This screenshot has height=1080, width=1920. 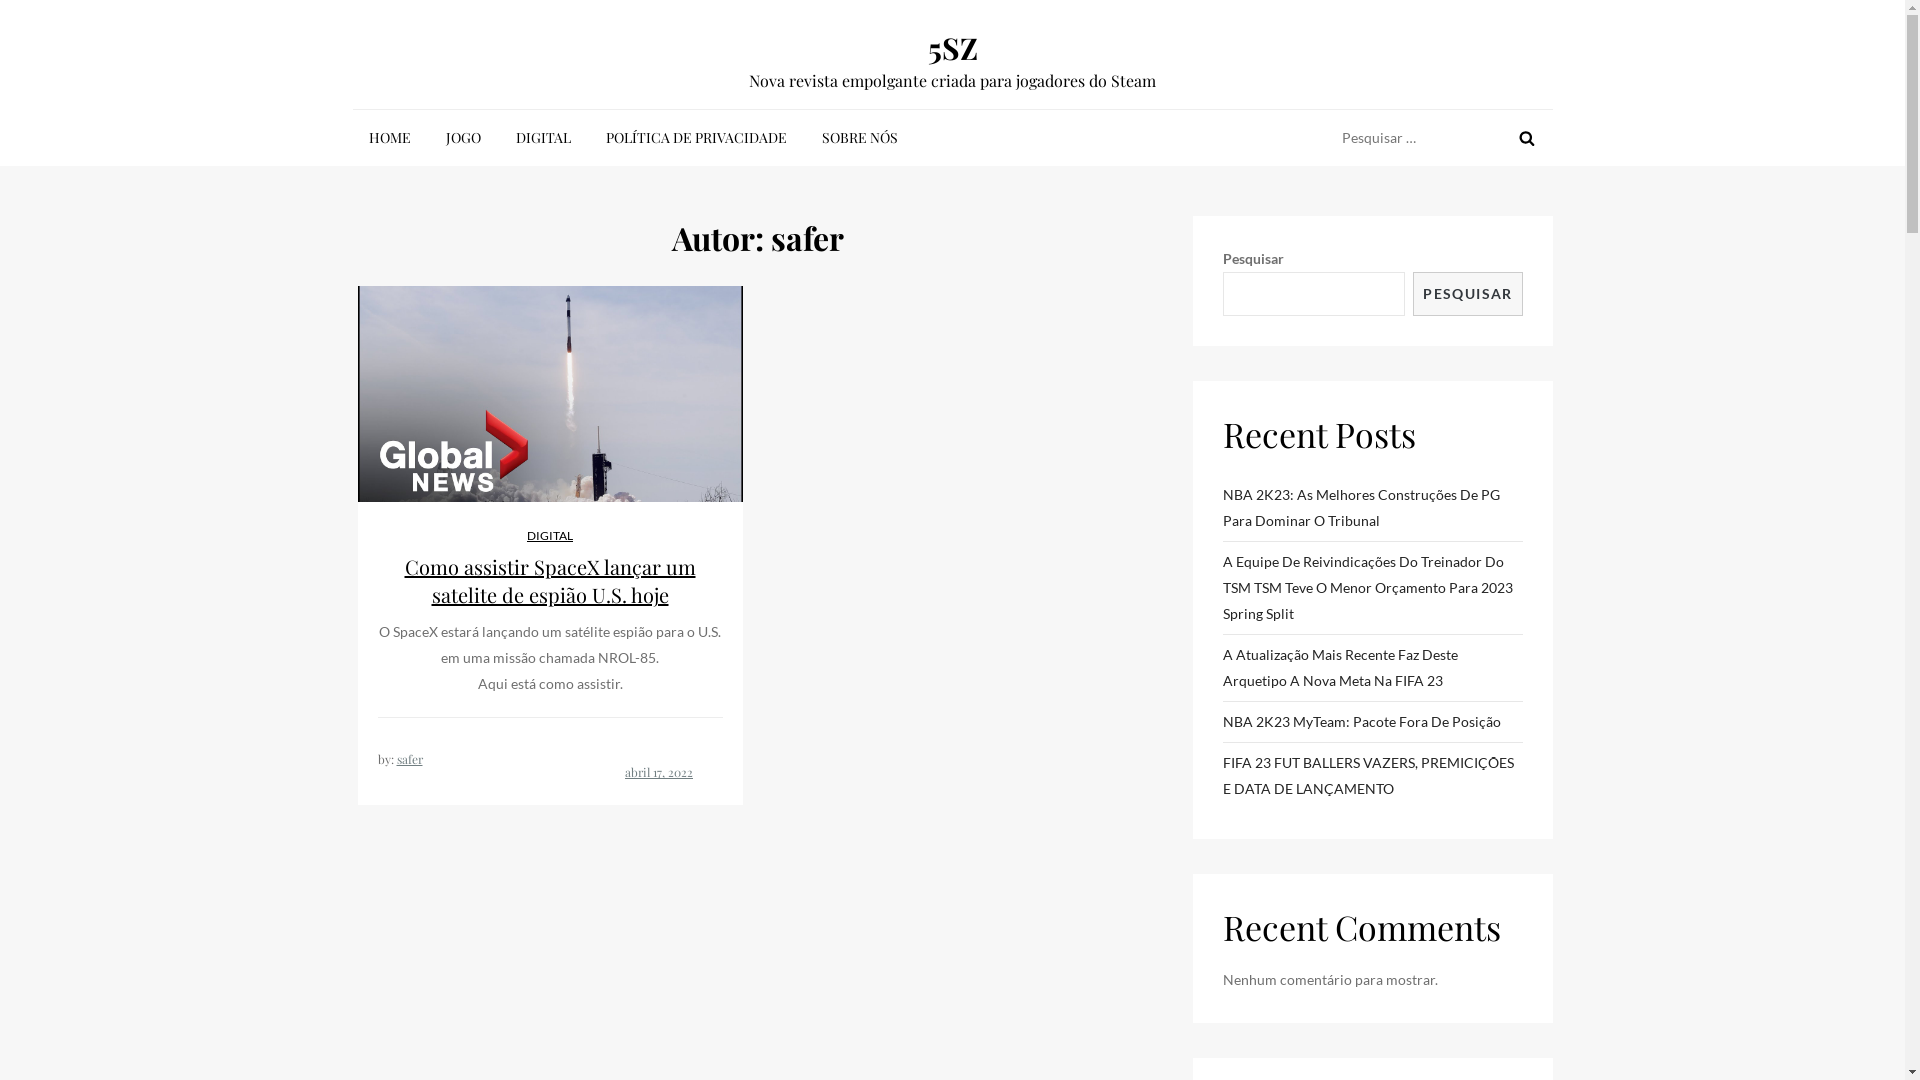 I want to click on '5SZ', so click(x=926, y=46).